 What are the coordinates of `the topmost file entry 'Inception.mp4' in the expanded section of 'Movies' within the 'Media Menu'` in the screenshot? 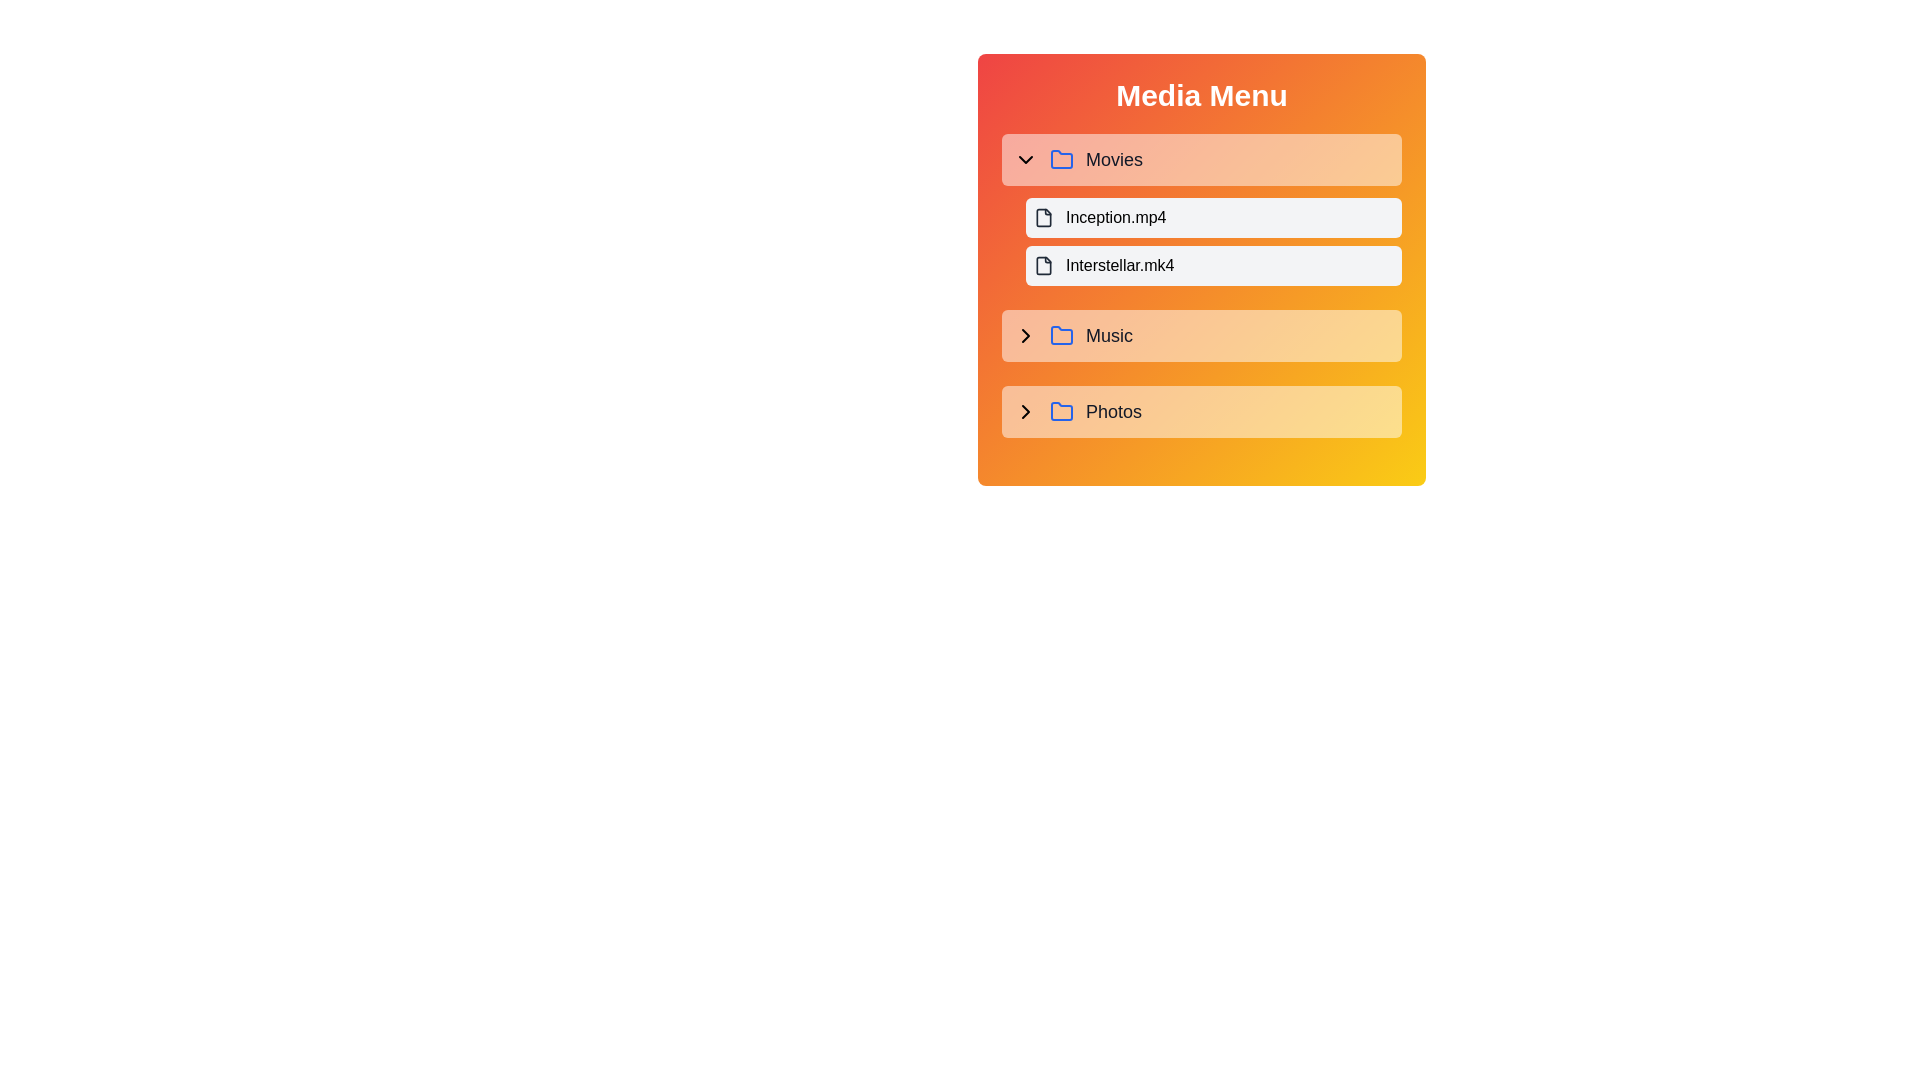 It's located at (1213, 218).